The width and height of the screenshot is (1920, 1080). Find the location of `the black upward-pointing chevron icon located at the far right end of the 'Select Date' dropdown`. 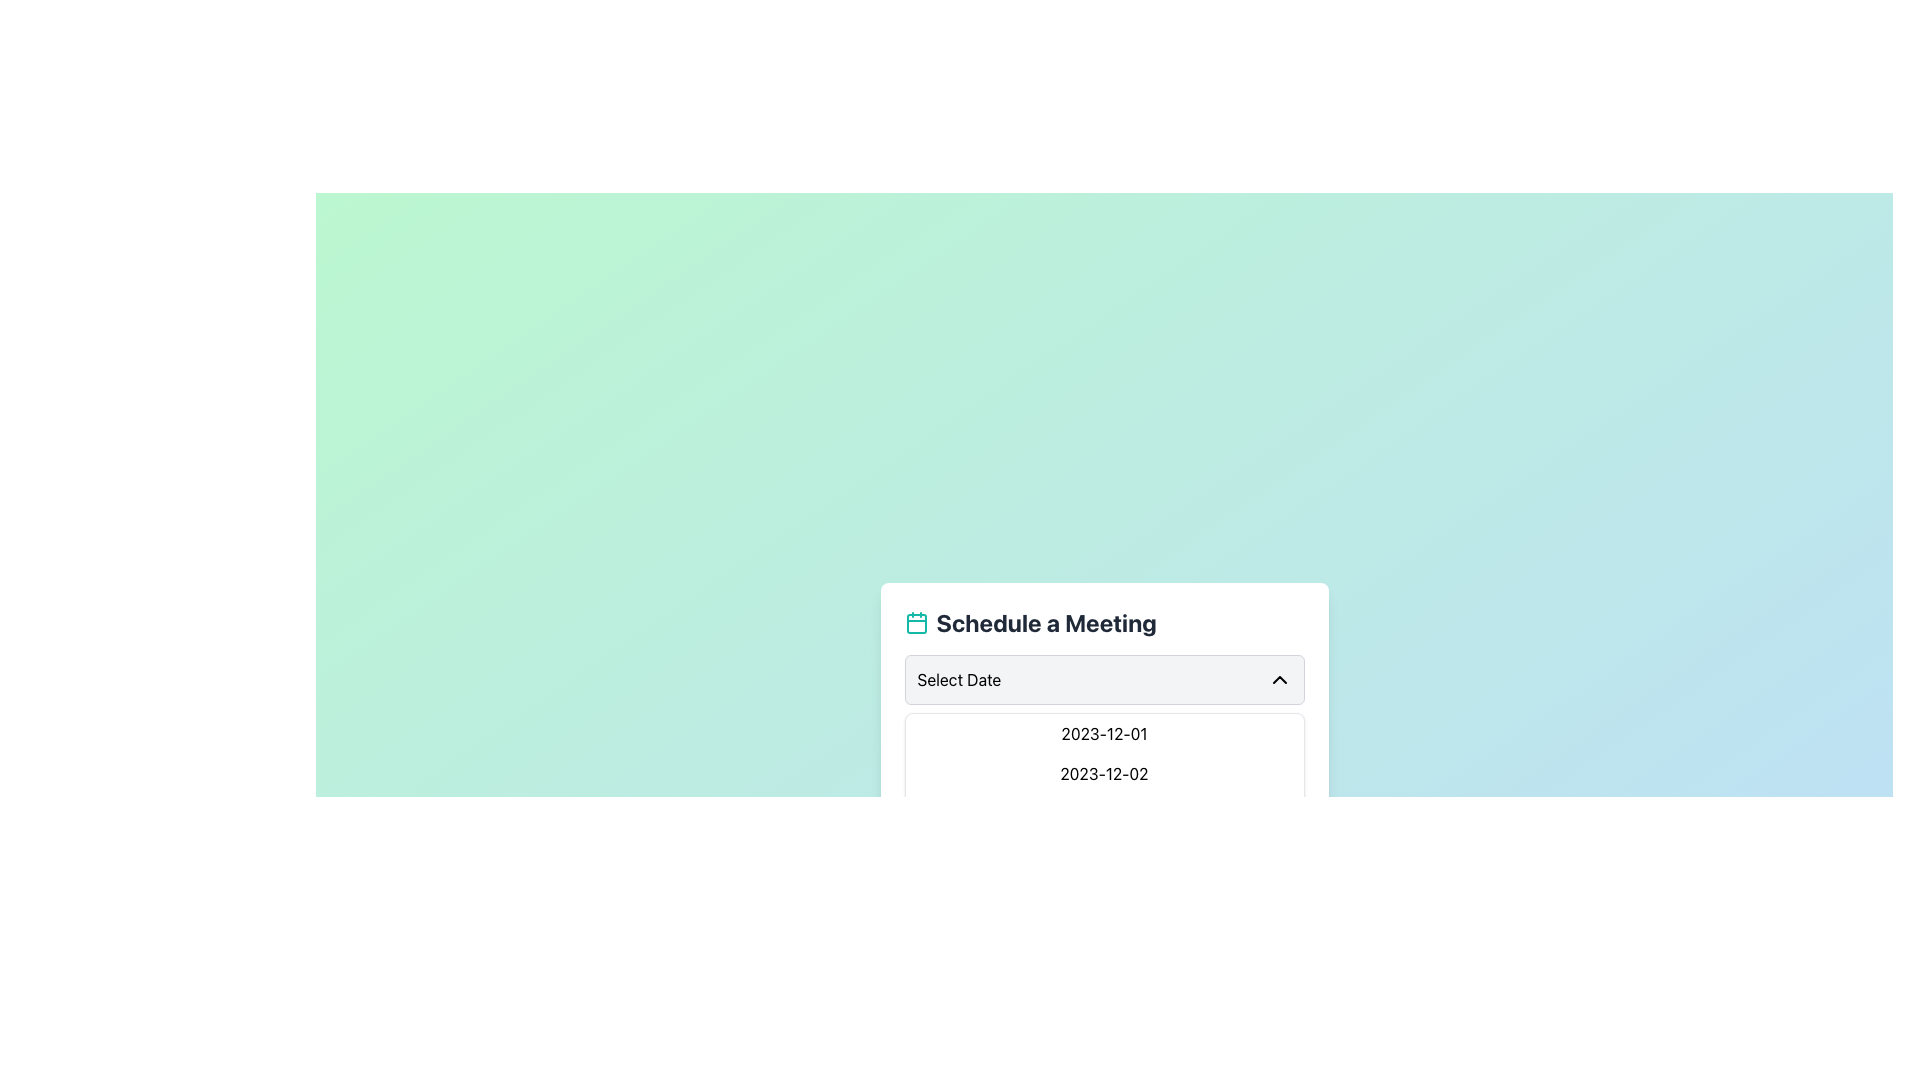

the black upward-pointing chevron icon located at the far right end of the 'Select Date' dropdown is located at coordinates (1278, 678).